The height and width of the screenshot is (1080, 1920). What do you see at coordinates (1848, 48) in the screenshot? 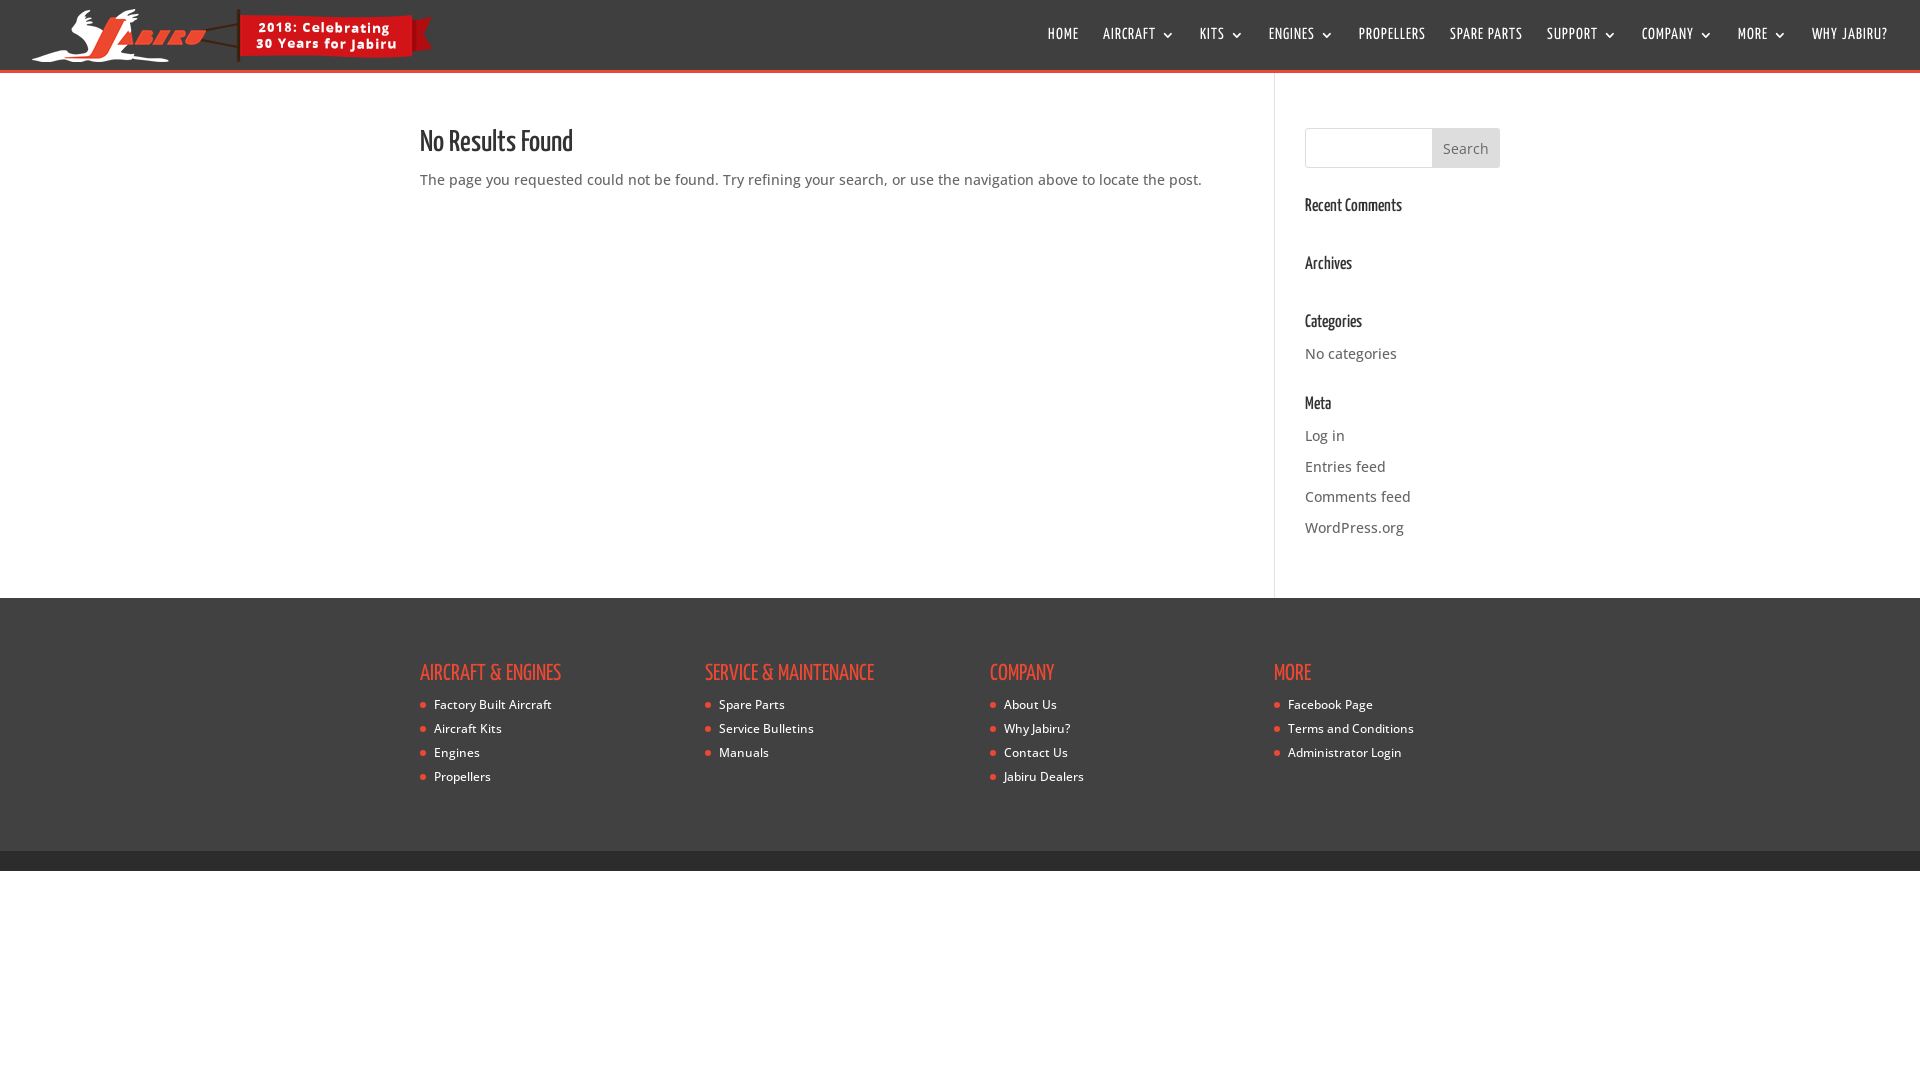
I see `'WHY JABIRU?'` at bounding box center [1848, 48].